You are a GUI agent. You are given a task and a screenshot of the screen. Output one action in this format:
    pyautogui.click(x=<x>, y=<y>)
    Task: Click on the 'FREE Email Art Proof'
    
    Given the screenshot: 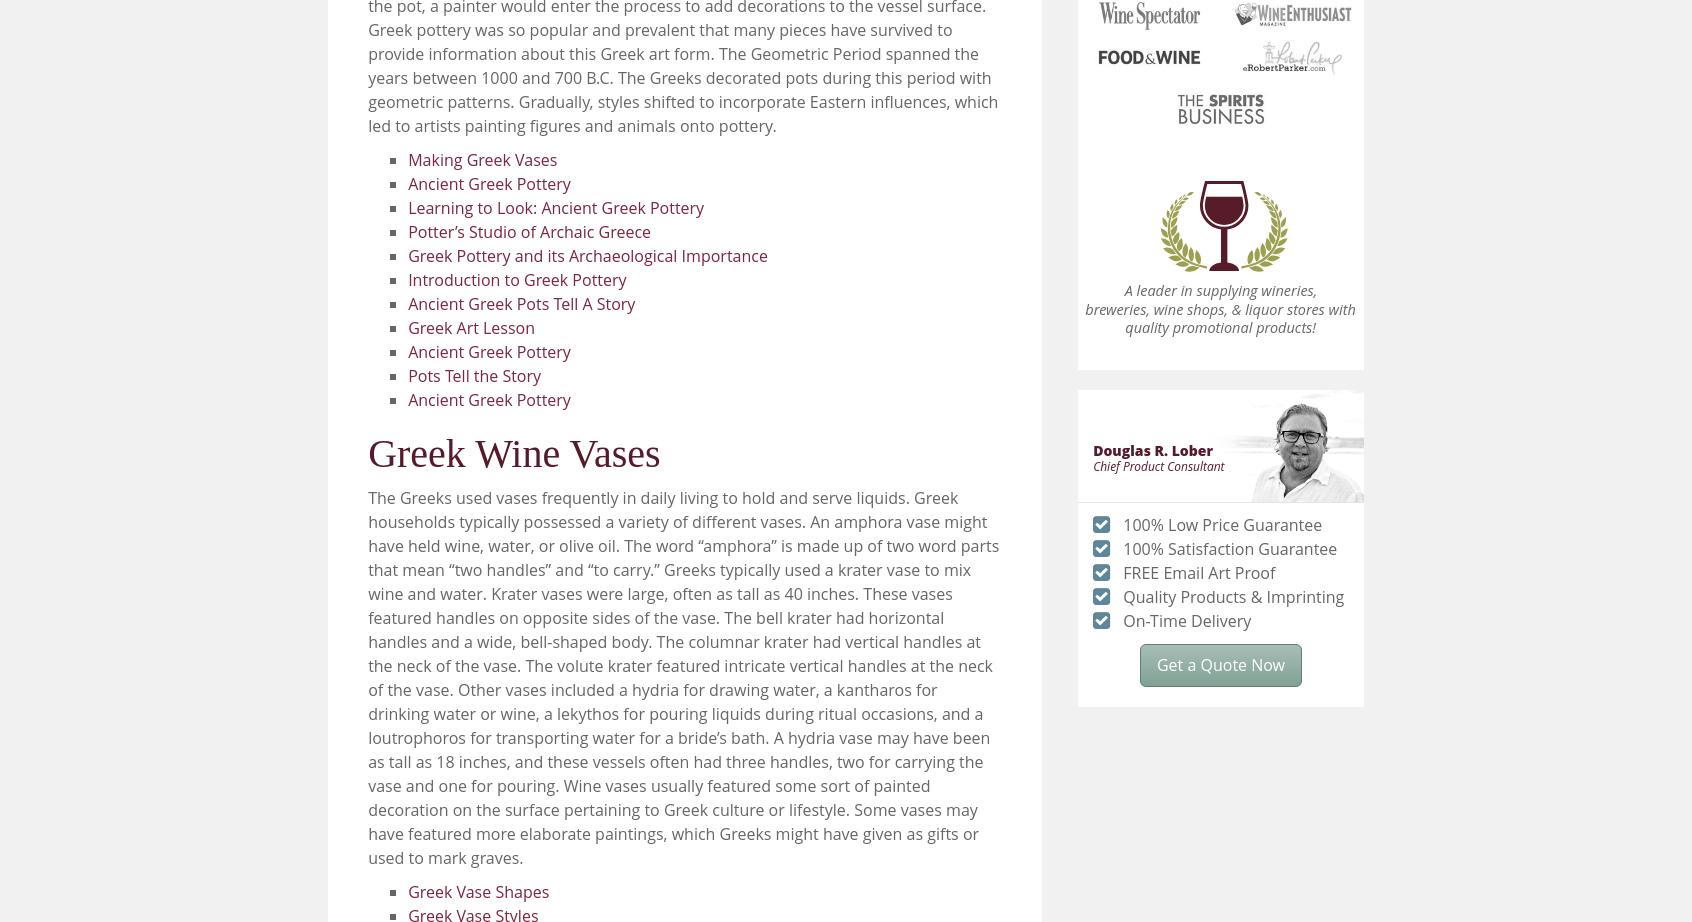 What is the action you would take?
    pyautogui.click(x=1197, y=572)
    